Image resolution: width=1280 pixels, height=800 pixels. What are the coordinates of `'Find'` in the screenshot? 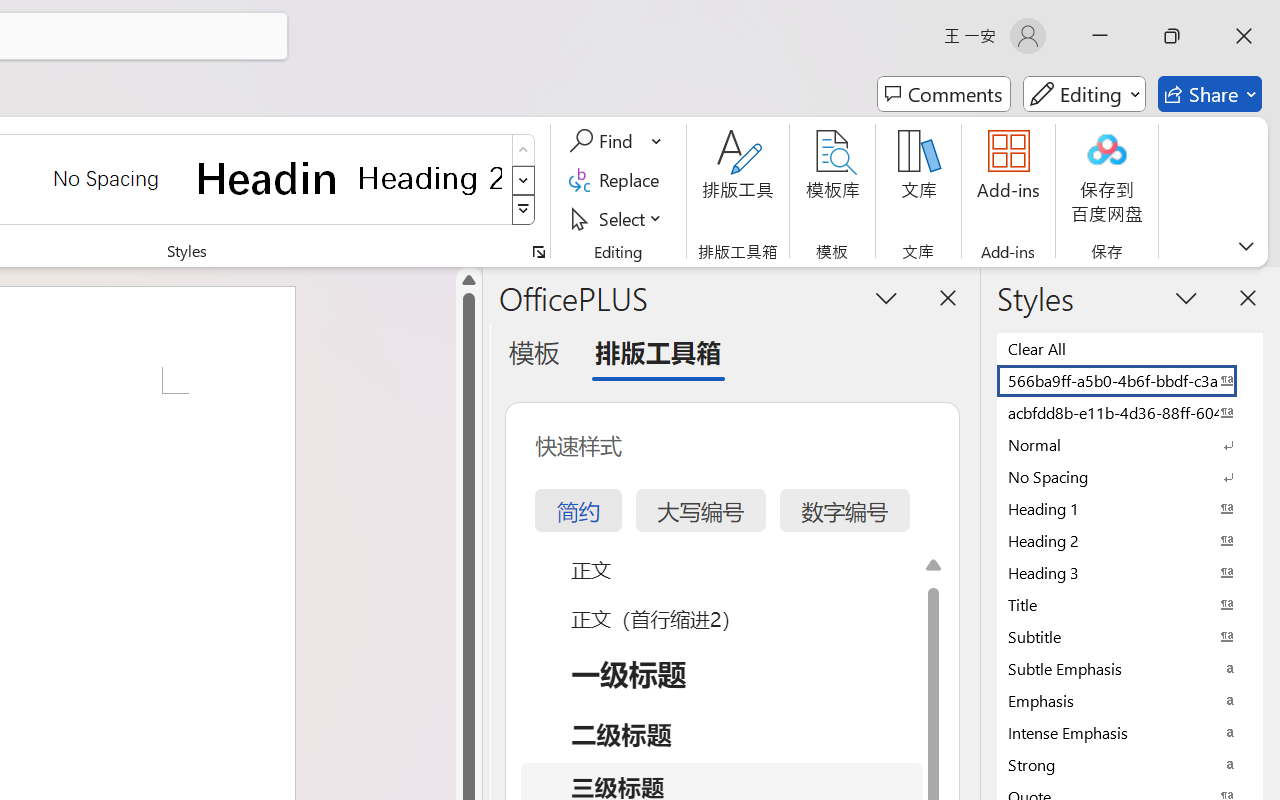 It's located at (615, 141).